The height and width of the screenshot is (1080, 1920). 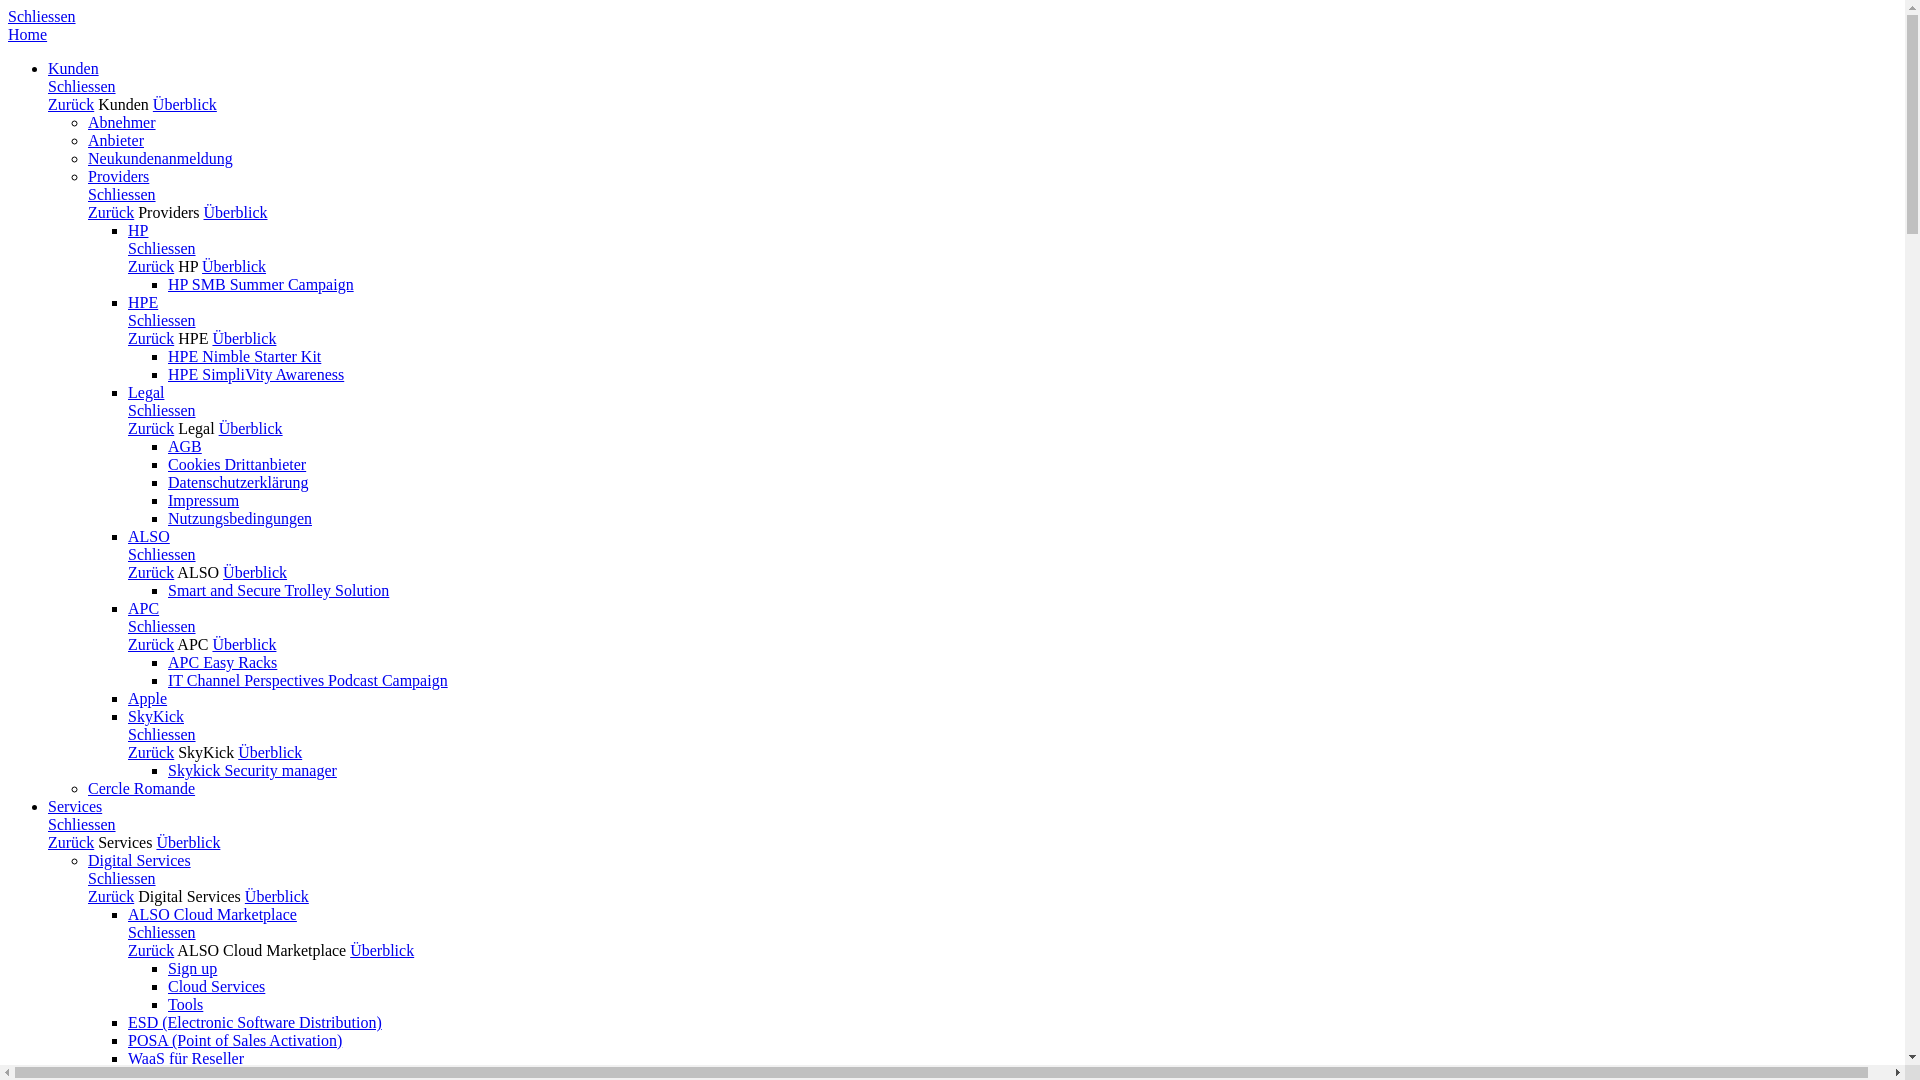 I want to click on 'ALSO', so click(x=147, y=535).